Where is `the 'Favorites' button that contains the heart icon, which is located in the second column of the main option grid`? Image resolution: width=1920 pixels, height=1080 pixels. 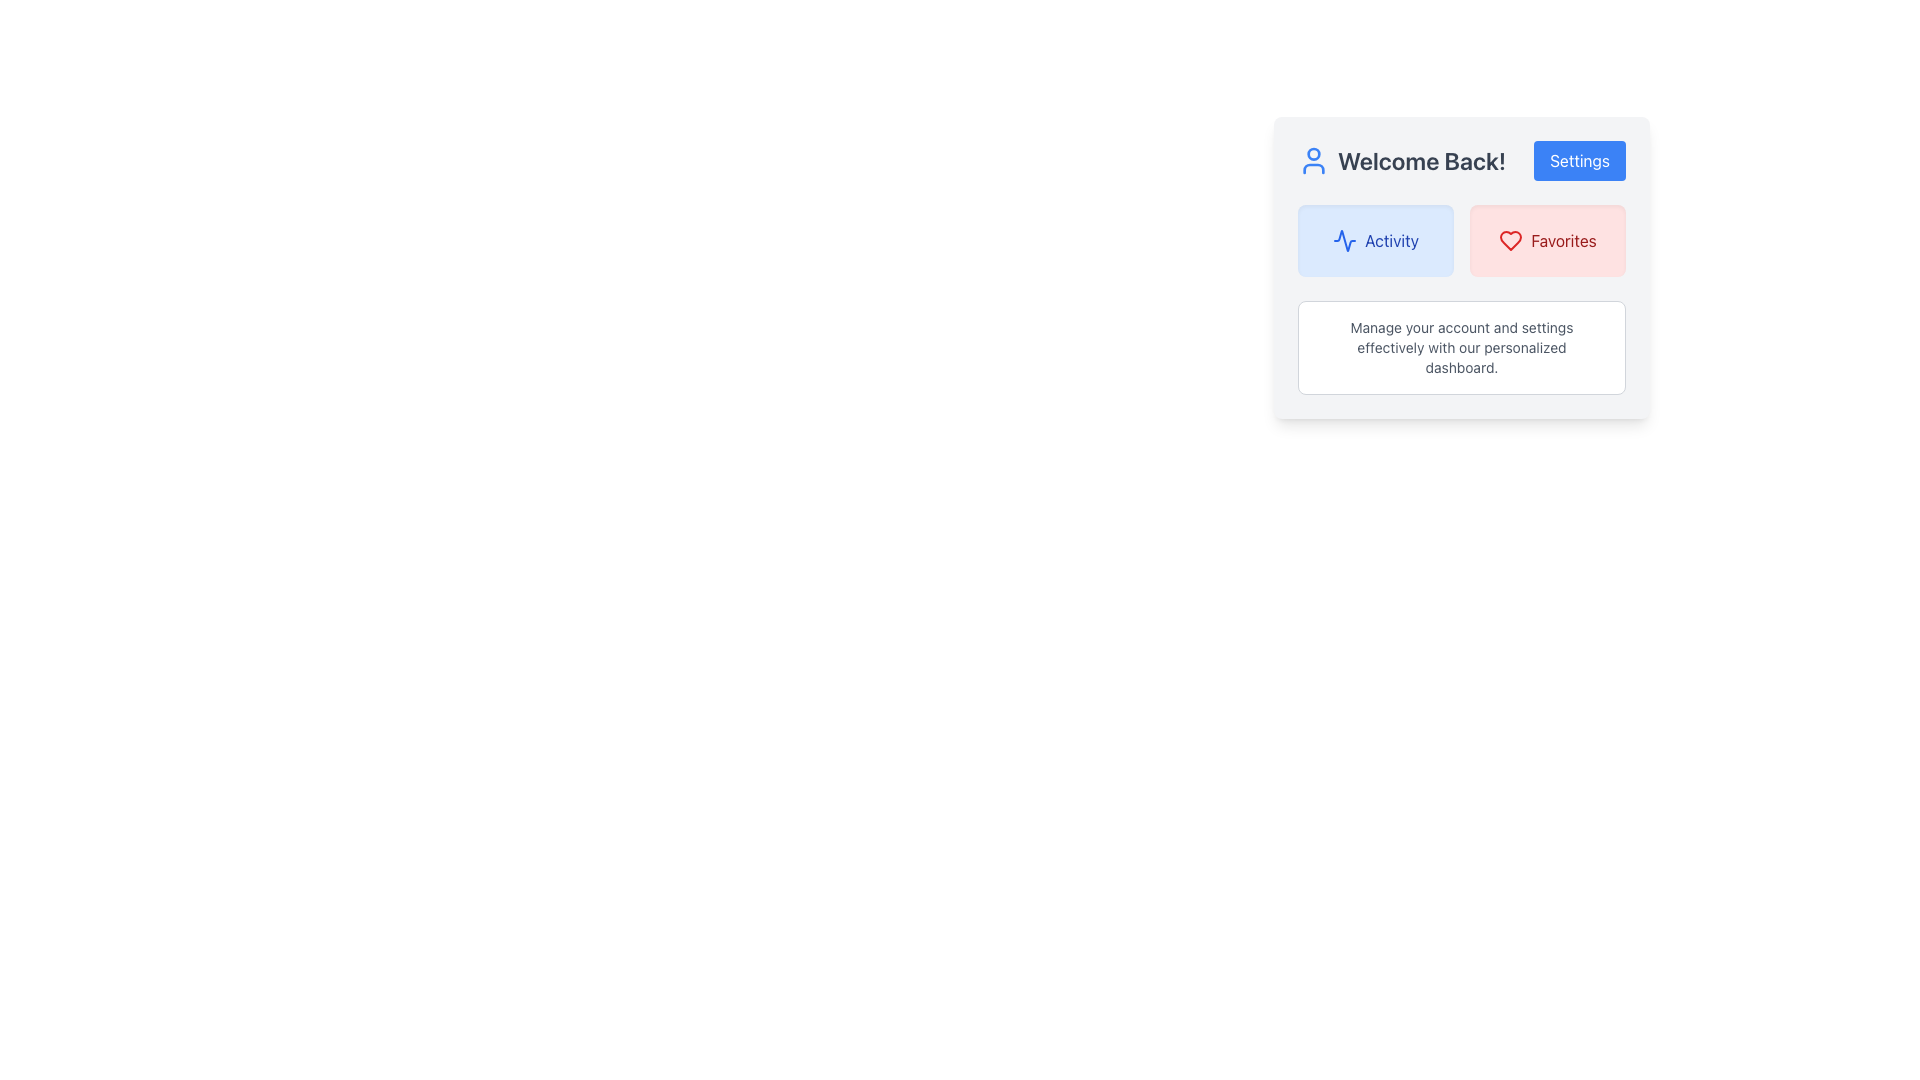
the 'Favorites' button that contains the heart icon, which is located in the second column of the main option grid is located at coordinates (1511, 239).